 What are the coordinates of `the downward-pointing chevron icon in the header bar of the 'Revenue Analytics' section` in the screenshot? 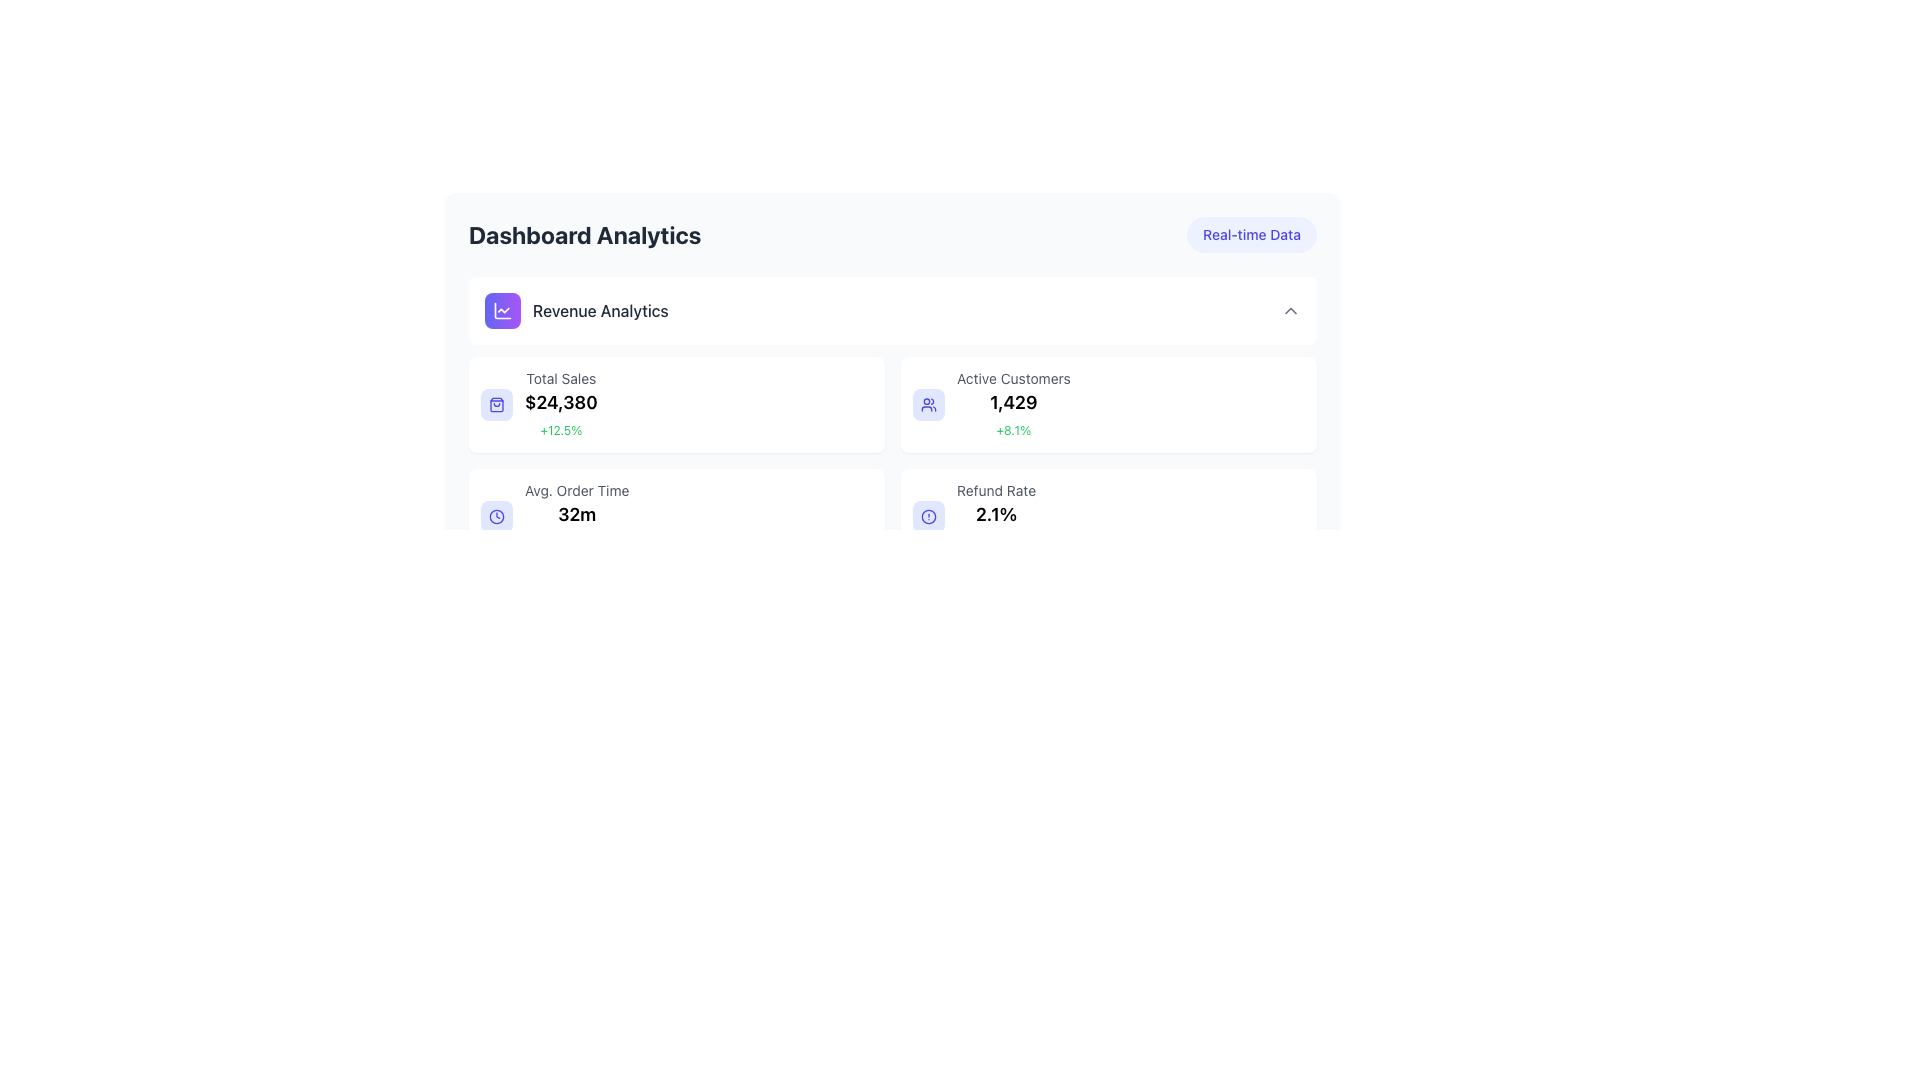 It's located at (1291, 311).